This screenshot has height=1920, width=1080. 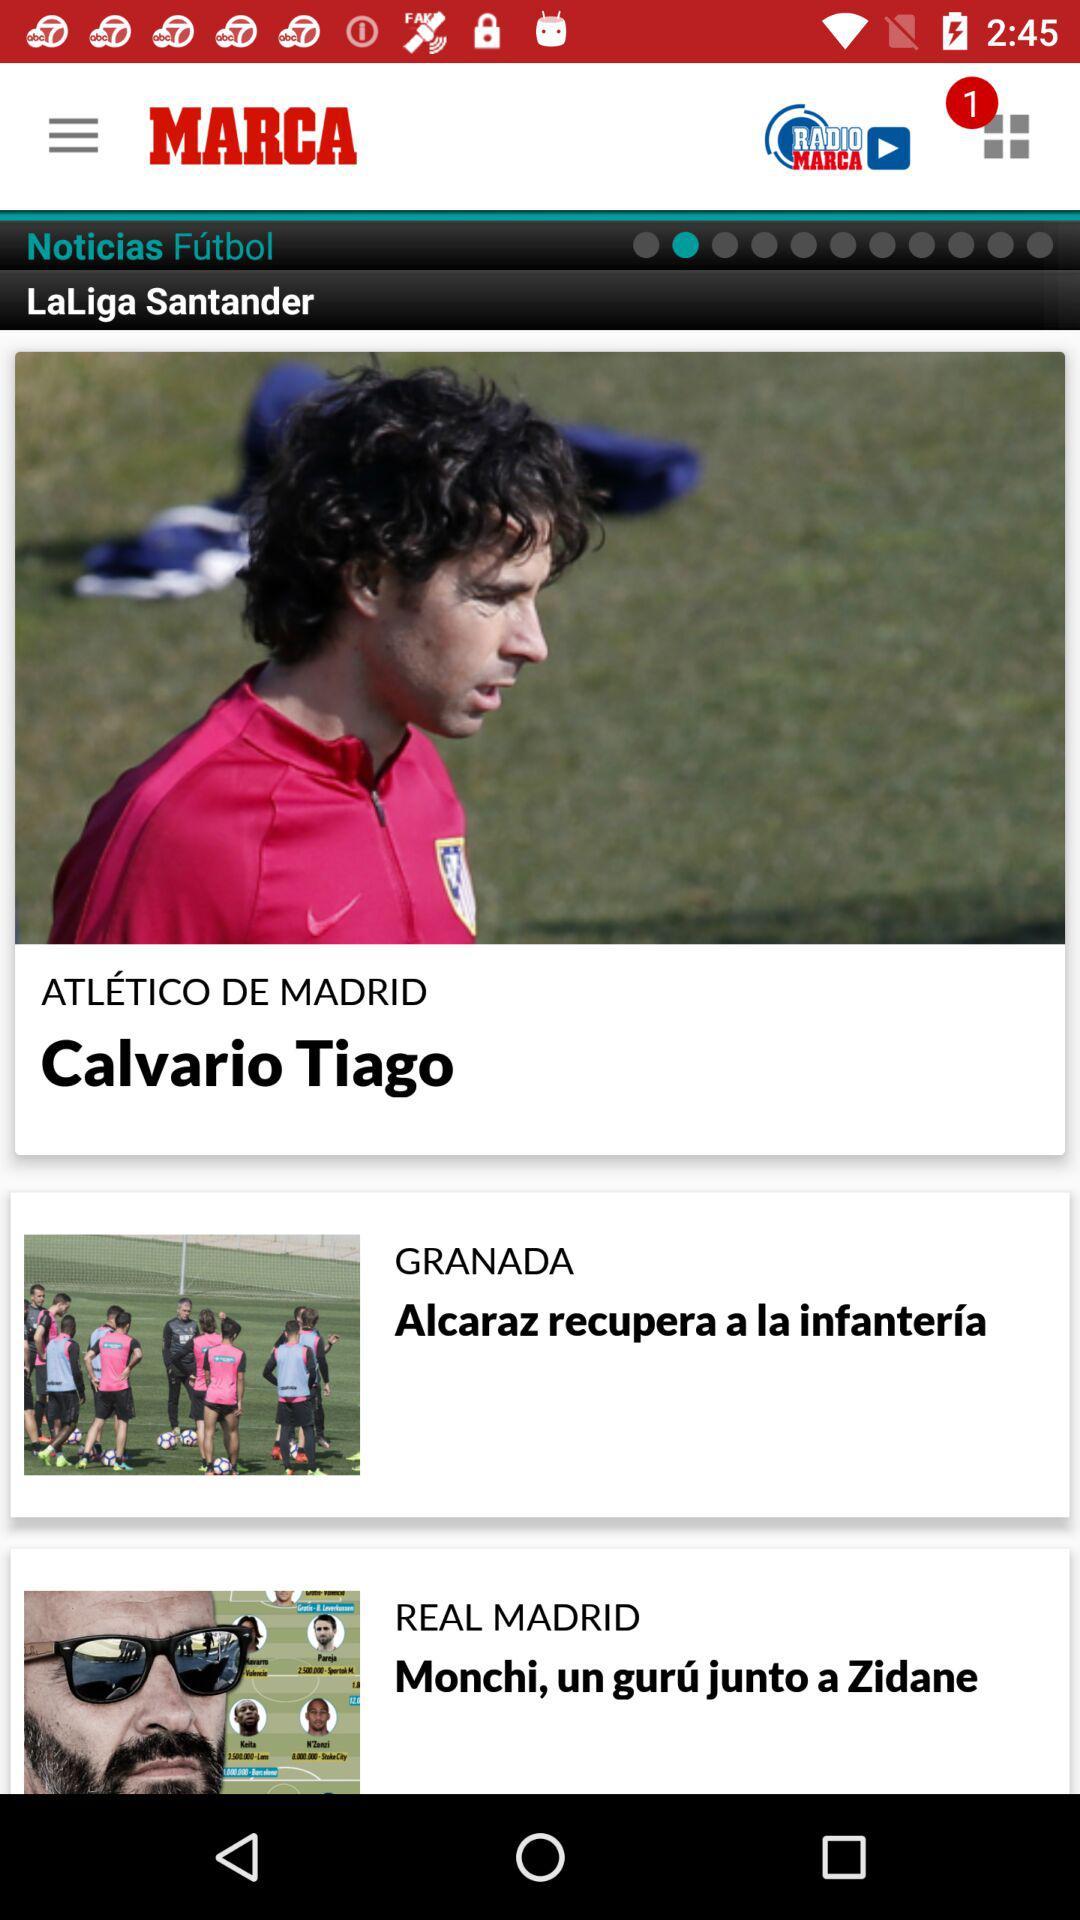 I want to click on more options, so click(x=1006, y=135).